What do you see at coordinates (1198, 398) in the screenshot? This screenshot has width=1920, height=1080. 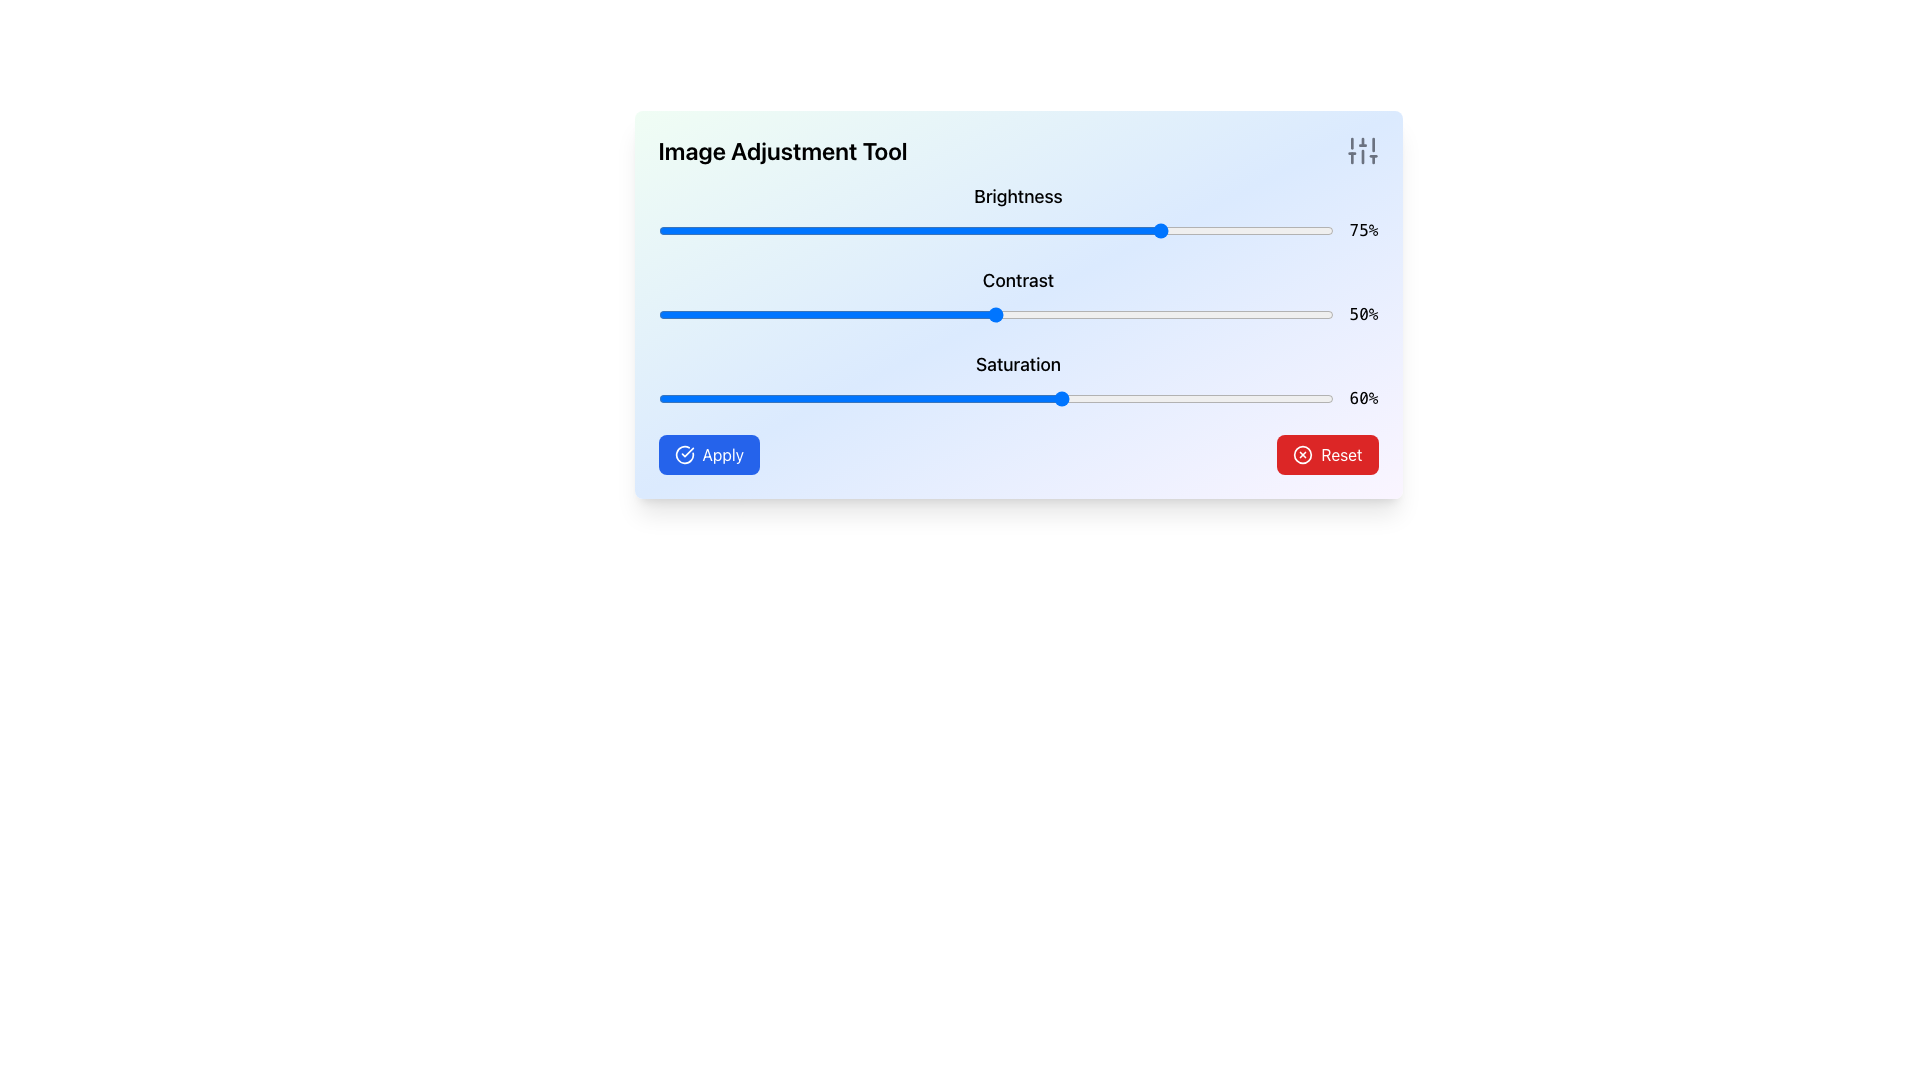 I see `the saturation` at bounding box center [1198, 398].